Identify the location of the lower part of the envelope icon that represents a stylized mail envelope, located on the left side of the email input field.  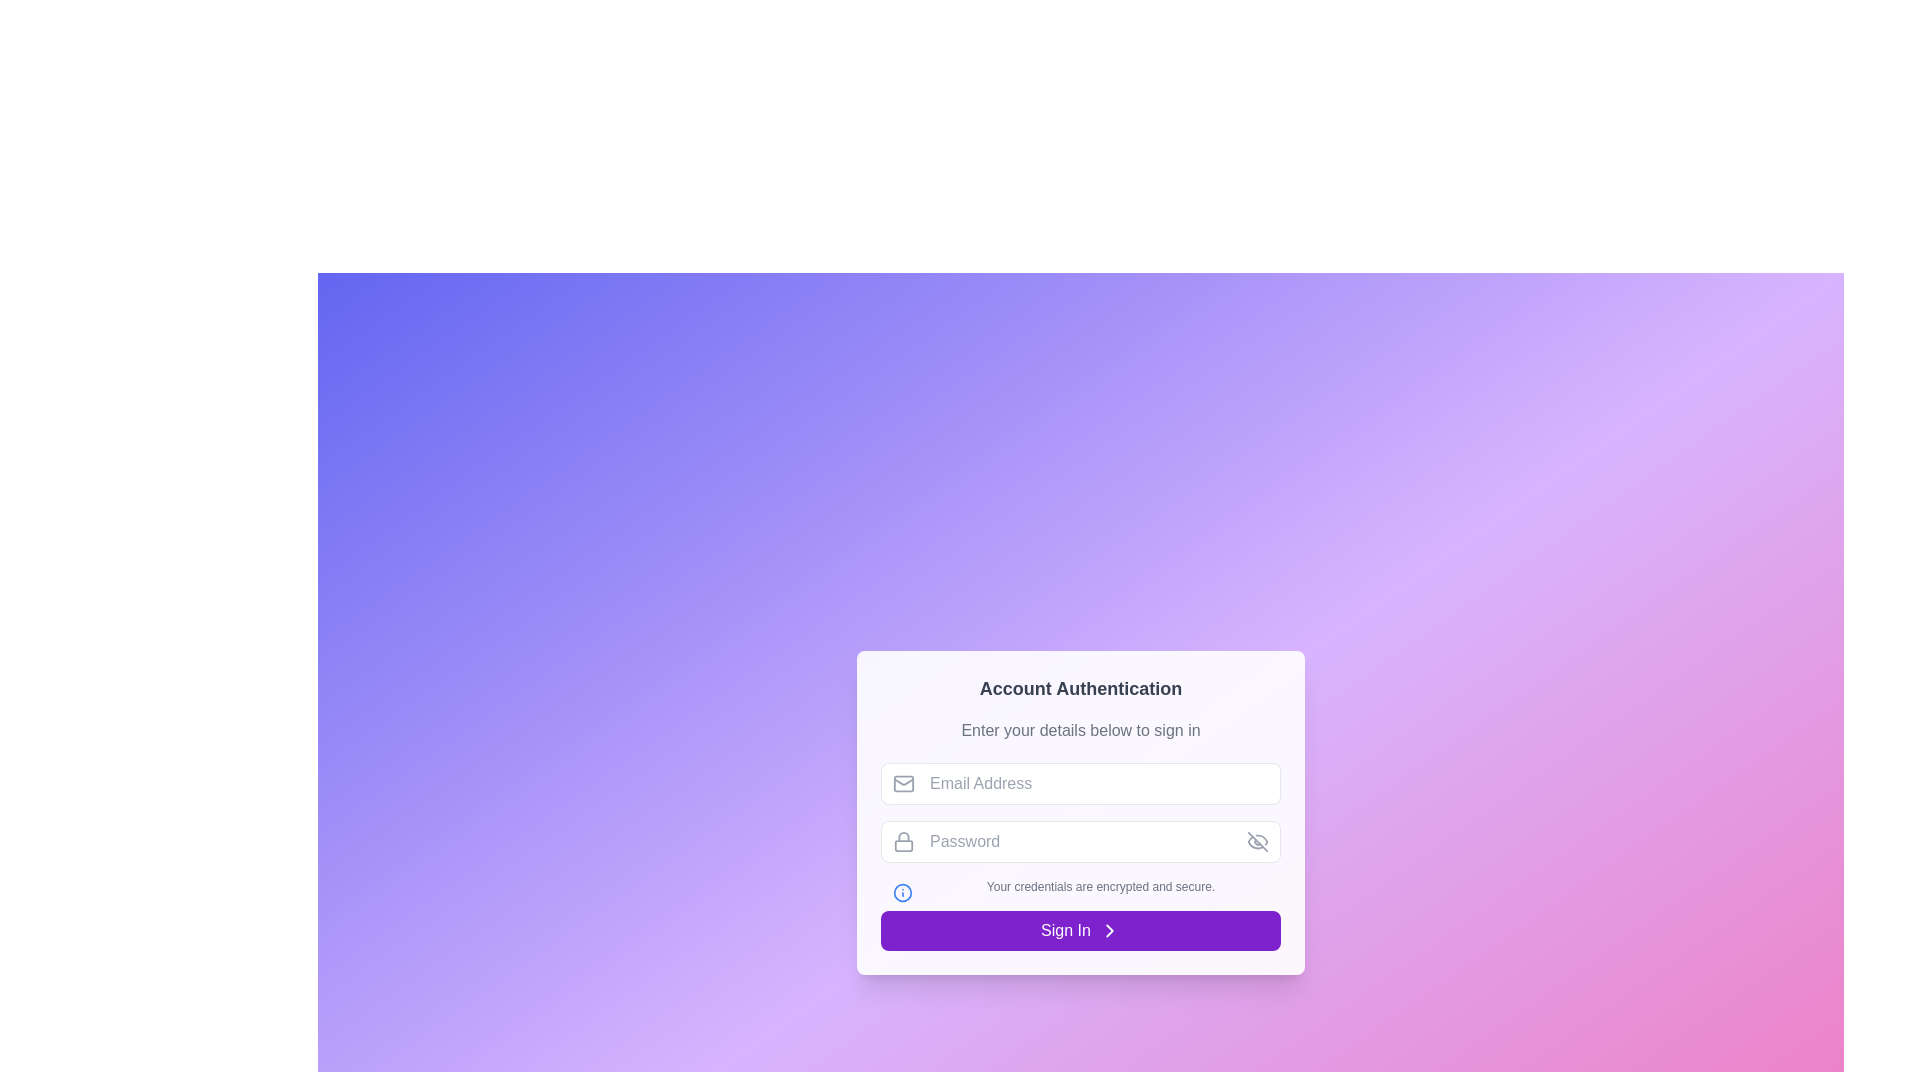
(902, 781).